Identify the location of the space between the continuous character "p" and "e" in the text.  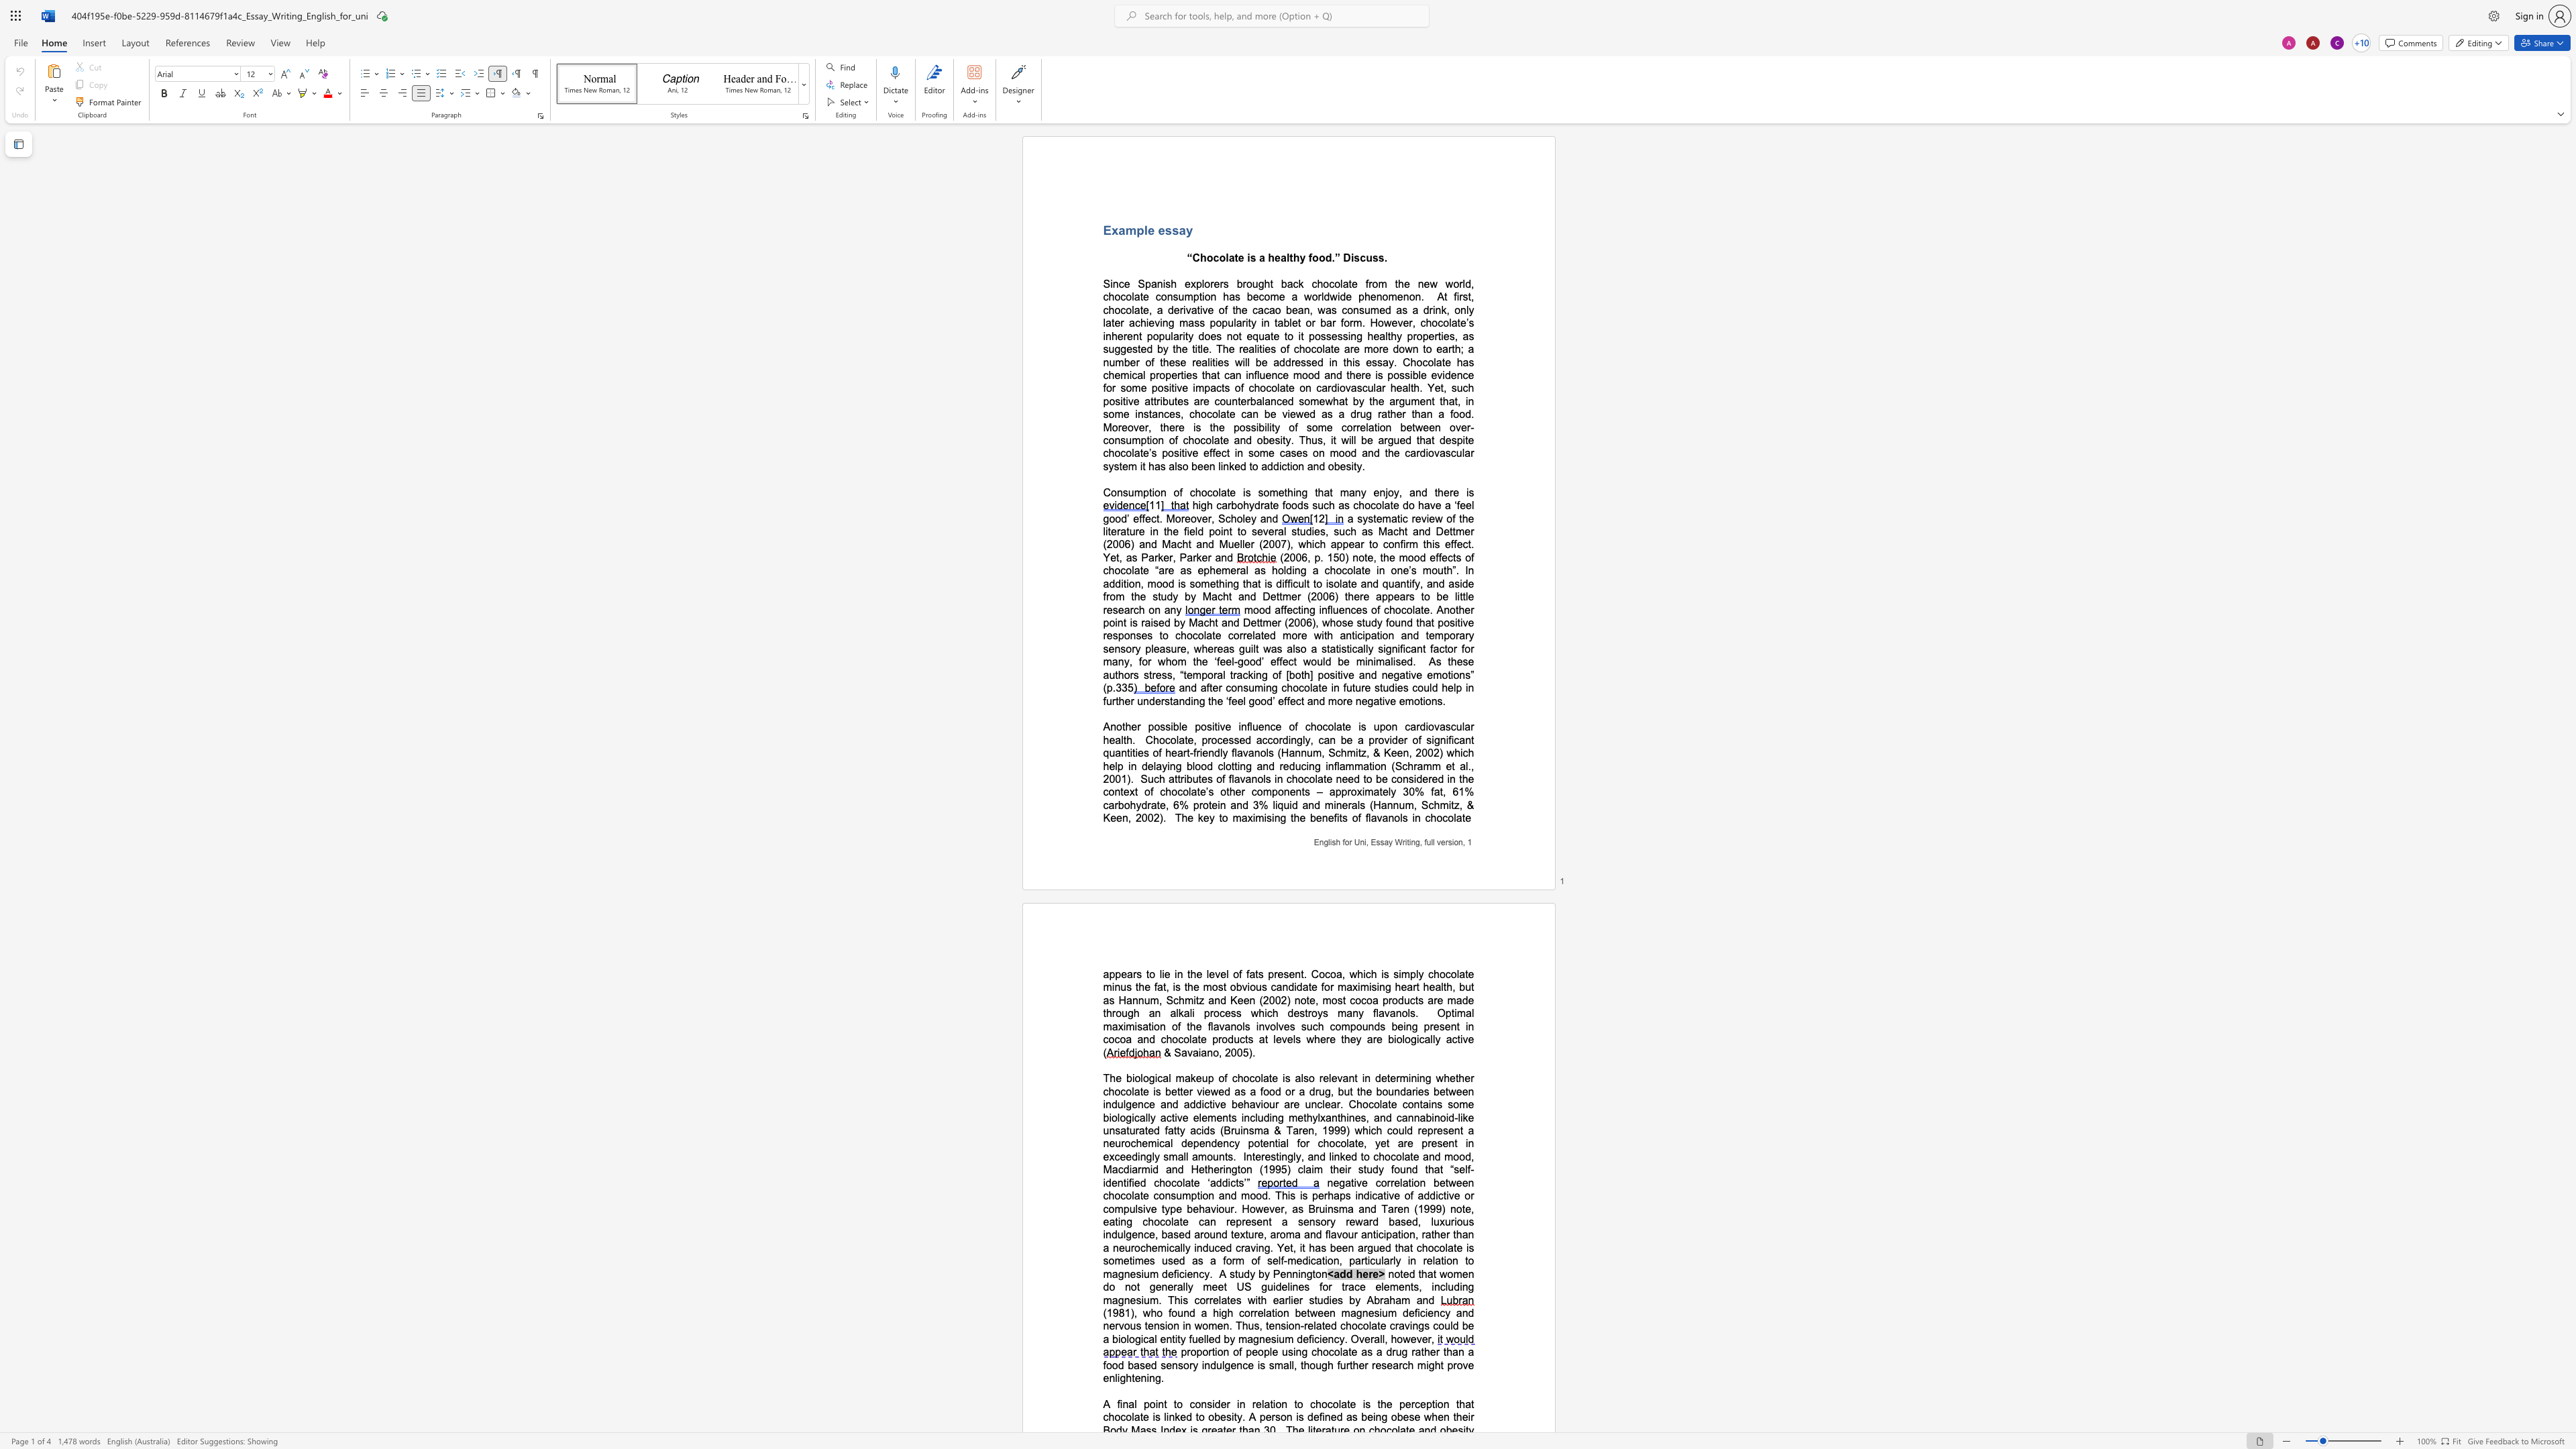
(1348, 543).